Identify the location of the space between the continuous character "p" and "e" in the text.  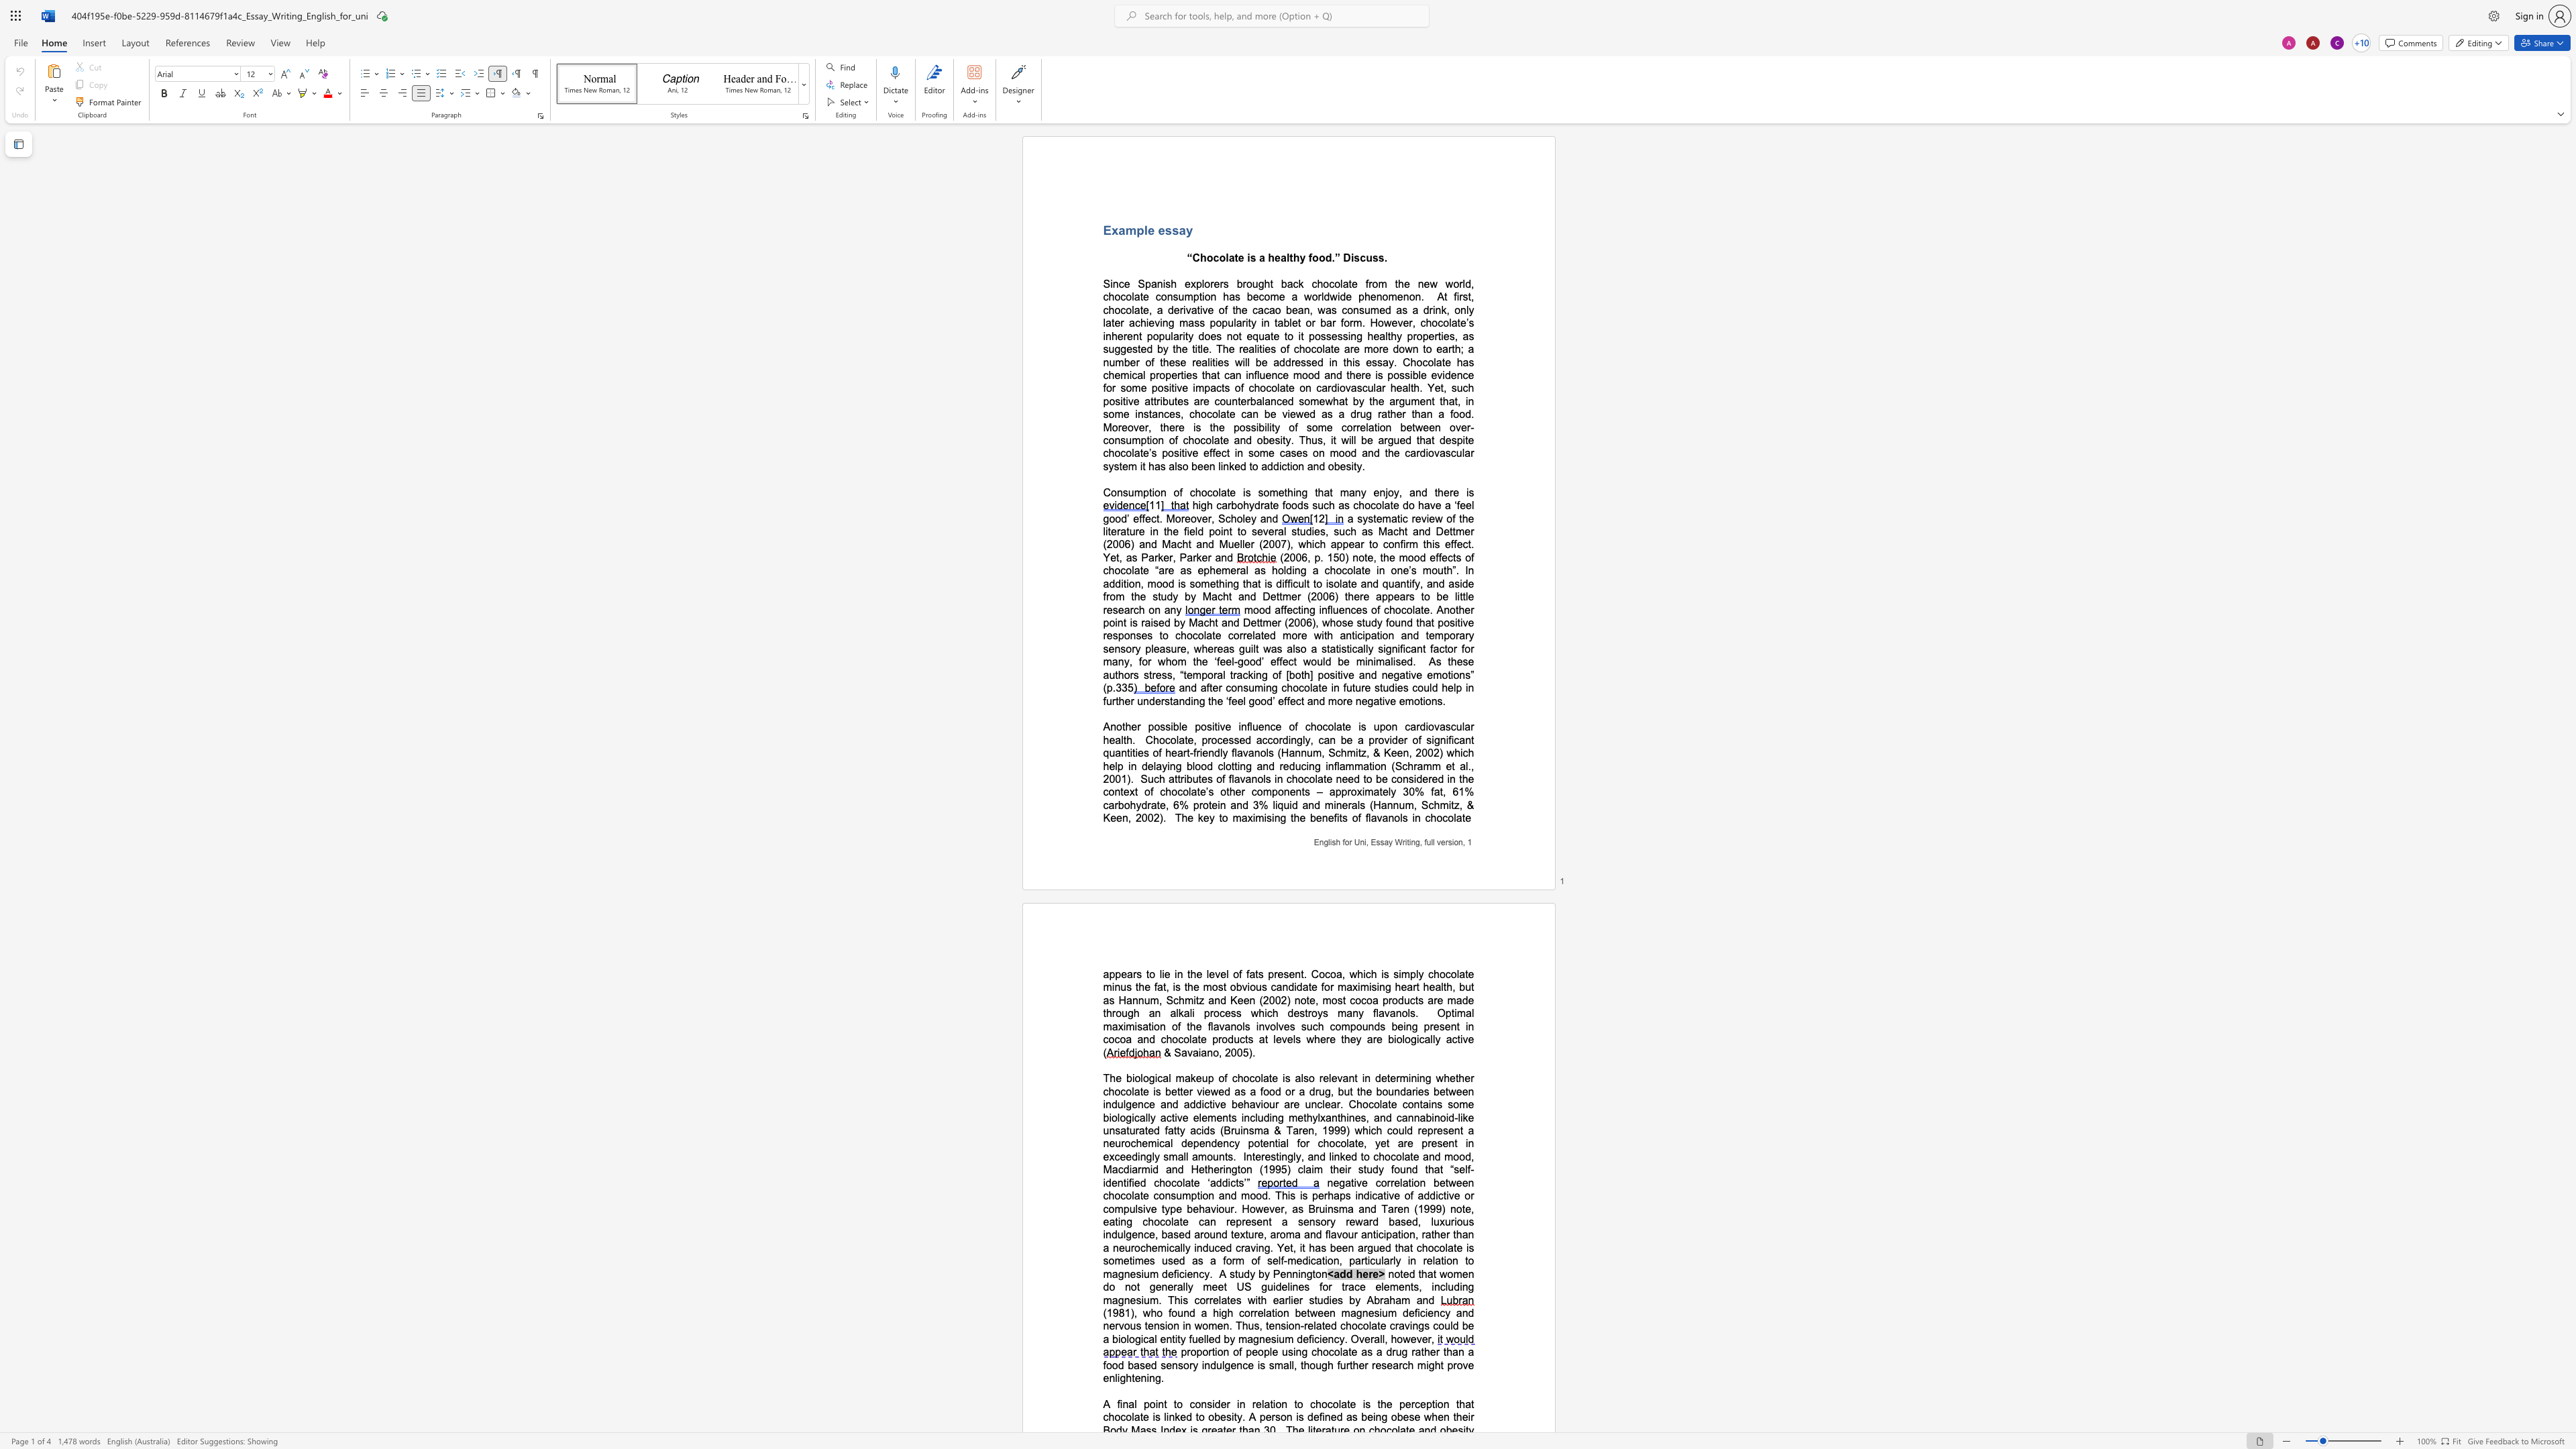
(1348, 543).